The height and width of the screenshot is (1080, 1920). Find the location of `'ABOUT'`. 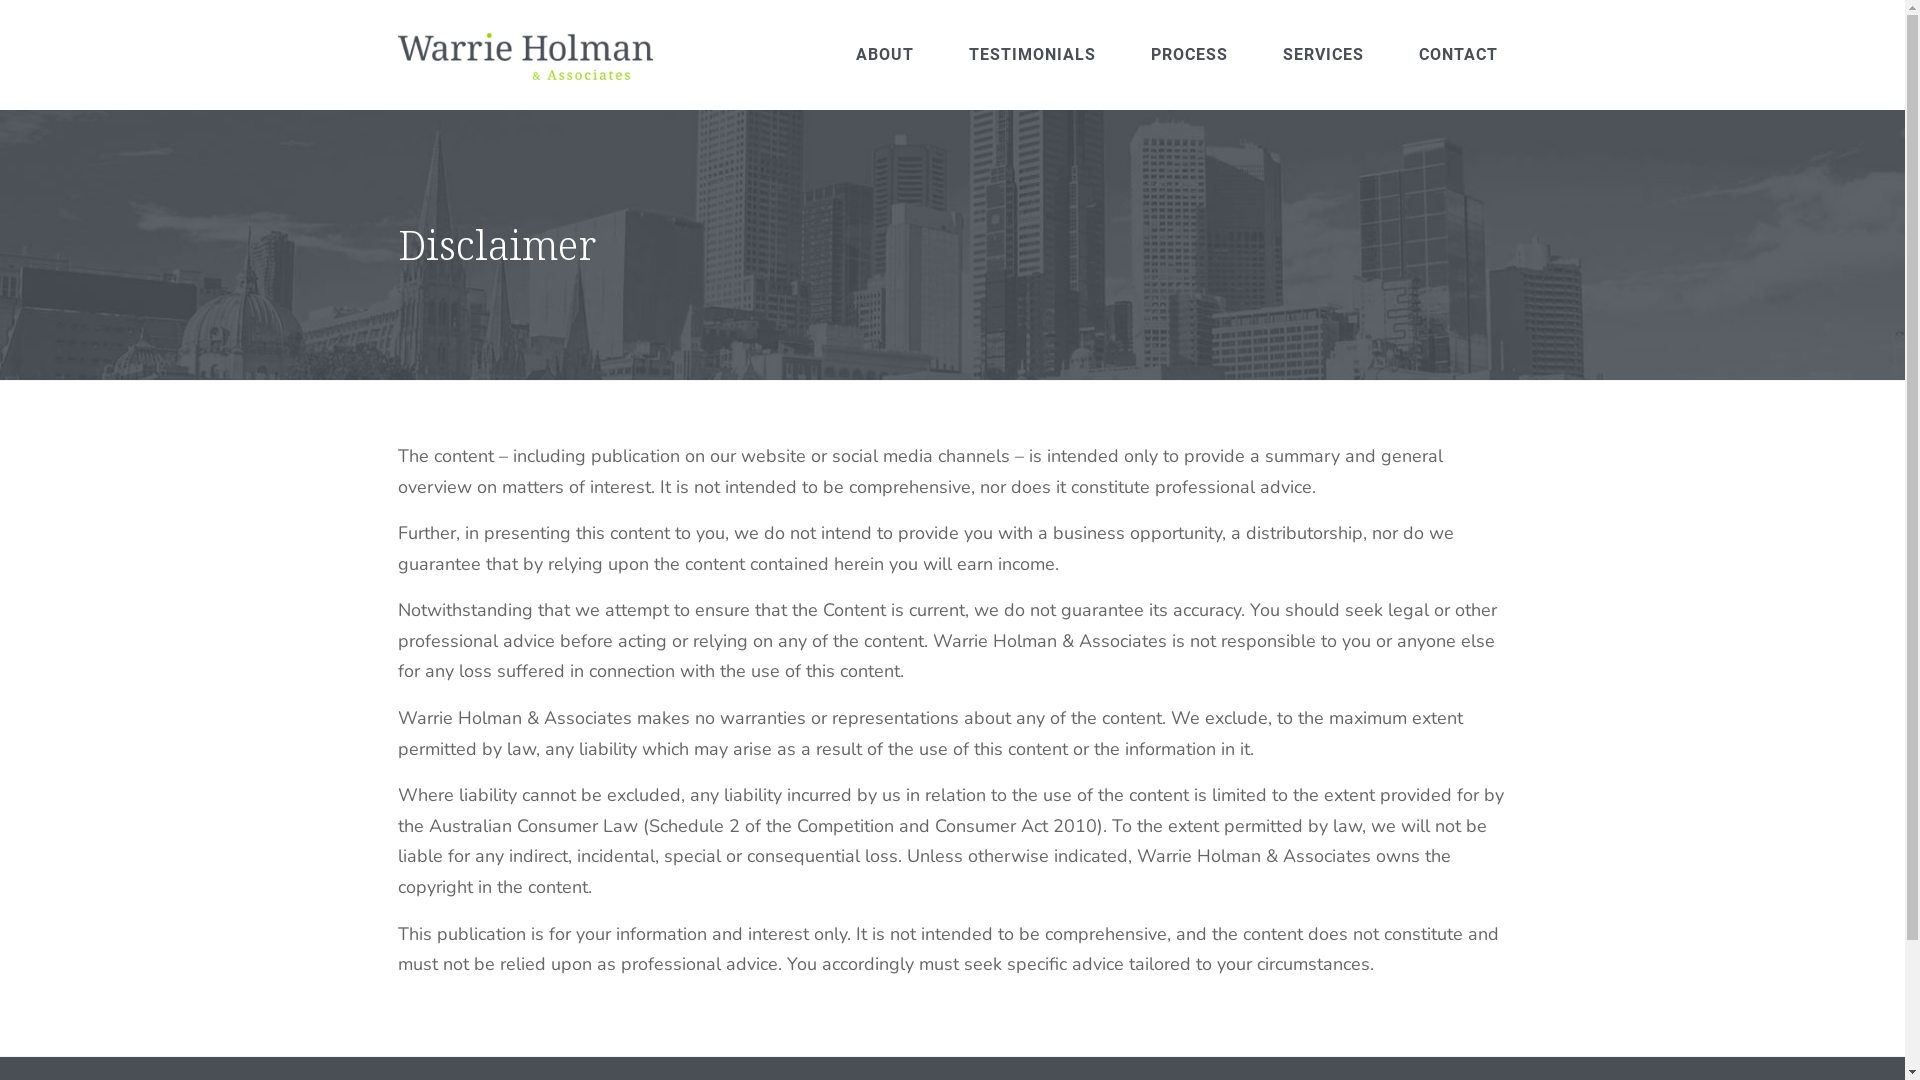

'ABOUT' is located at coordinates (882, 53).